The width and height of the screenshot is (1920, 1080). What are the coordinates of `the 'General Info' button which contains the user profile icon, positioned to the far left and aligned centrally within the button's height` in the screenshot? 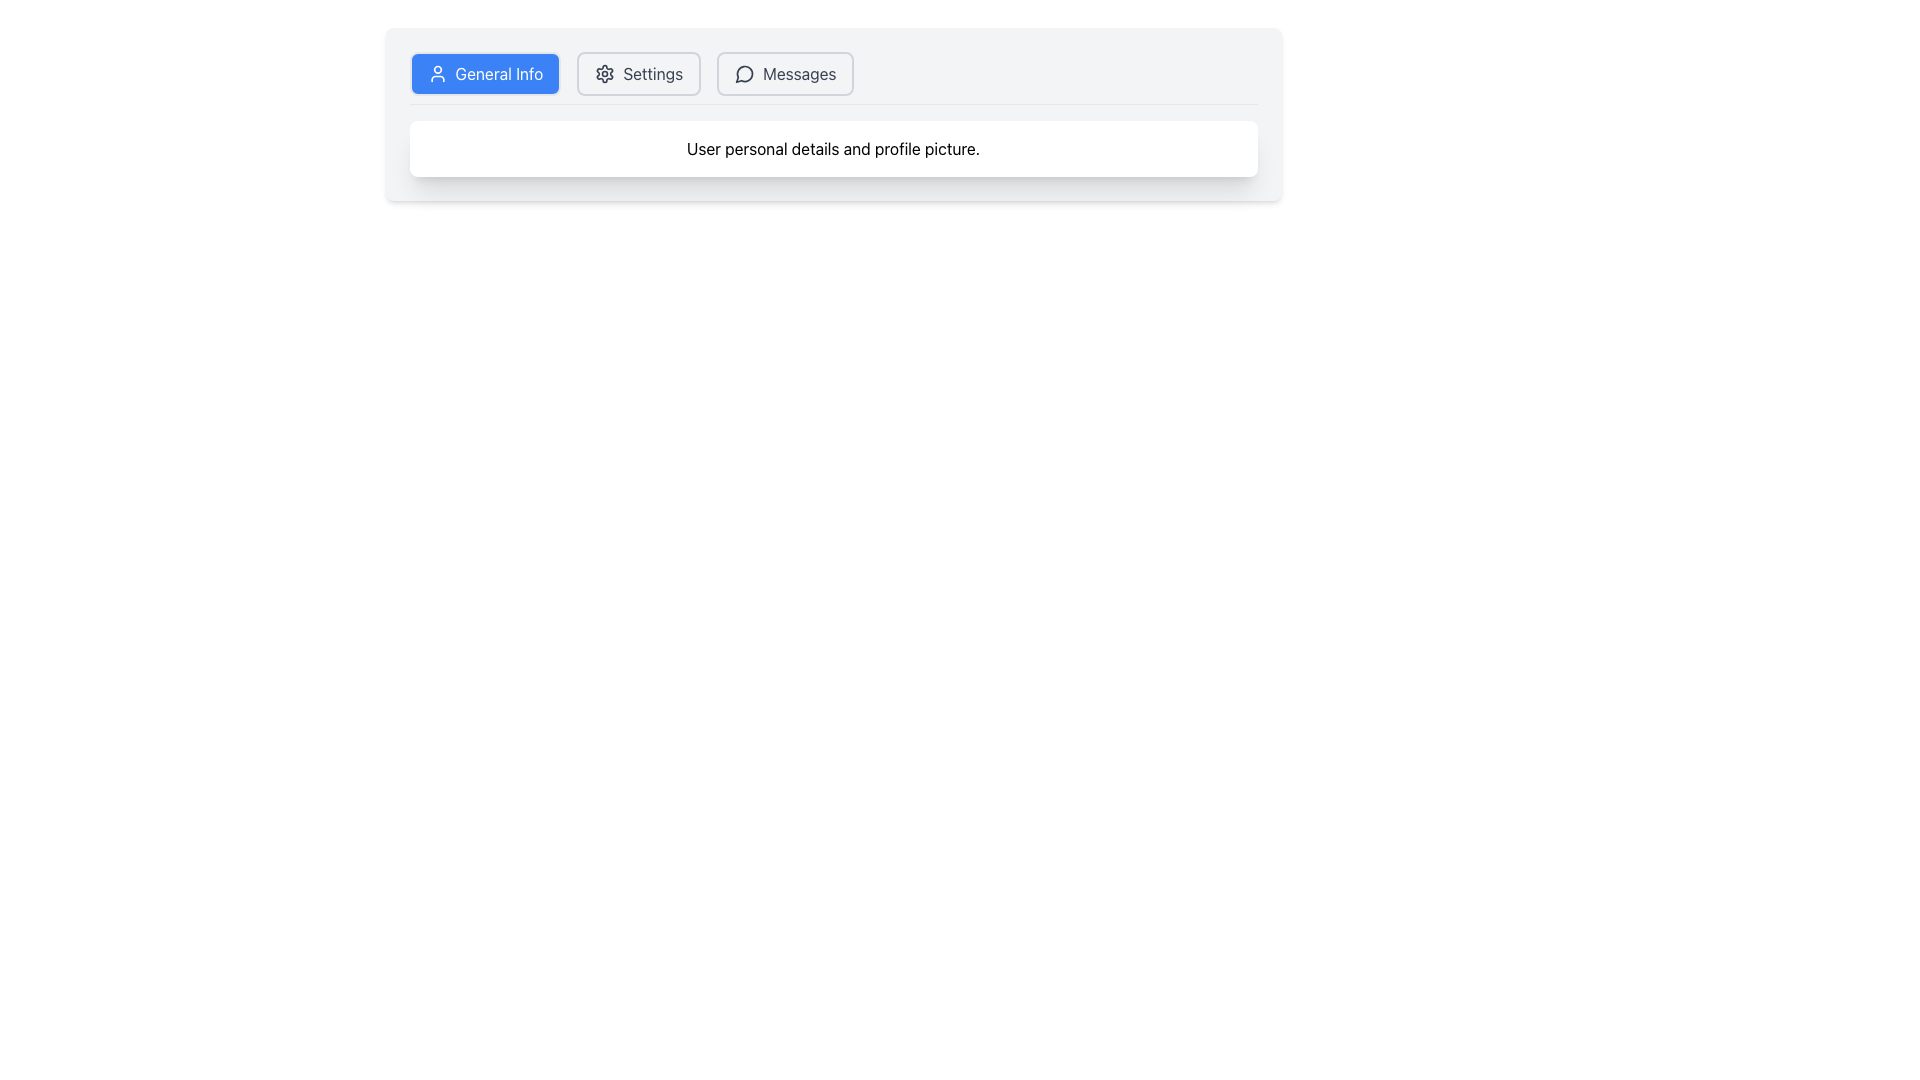 It's located at (436, 72).